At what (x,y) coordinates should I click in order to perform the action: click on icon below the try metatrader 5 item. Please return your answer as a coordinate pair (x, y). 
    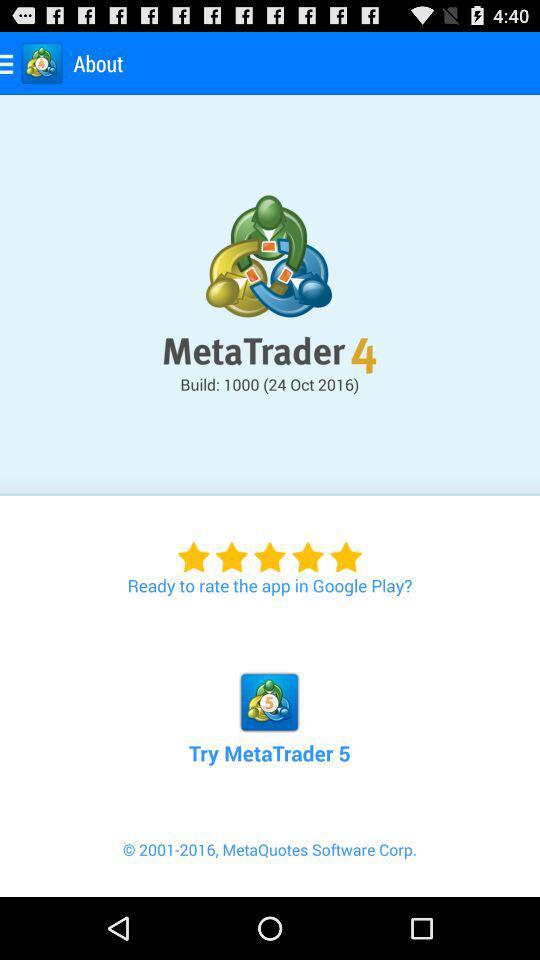
    Looking at the image, I should click on (270, 866).